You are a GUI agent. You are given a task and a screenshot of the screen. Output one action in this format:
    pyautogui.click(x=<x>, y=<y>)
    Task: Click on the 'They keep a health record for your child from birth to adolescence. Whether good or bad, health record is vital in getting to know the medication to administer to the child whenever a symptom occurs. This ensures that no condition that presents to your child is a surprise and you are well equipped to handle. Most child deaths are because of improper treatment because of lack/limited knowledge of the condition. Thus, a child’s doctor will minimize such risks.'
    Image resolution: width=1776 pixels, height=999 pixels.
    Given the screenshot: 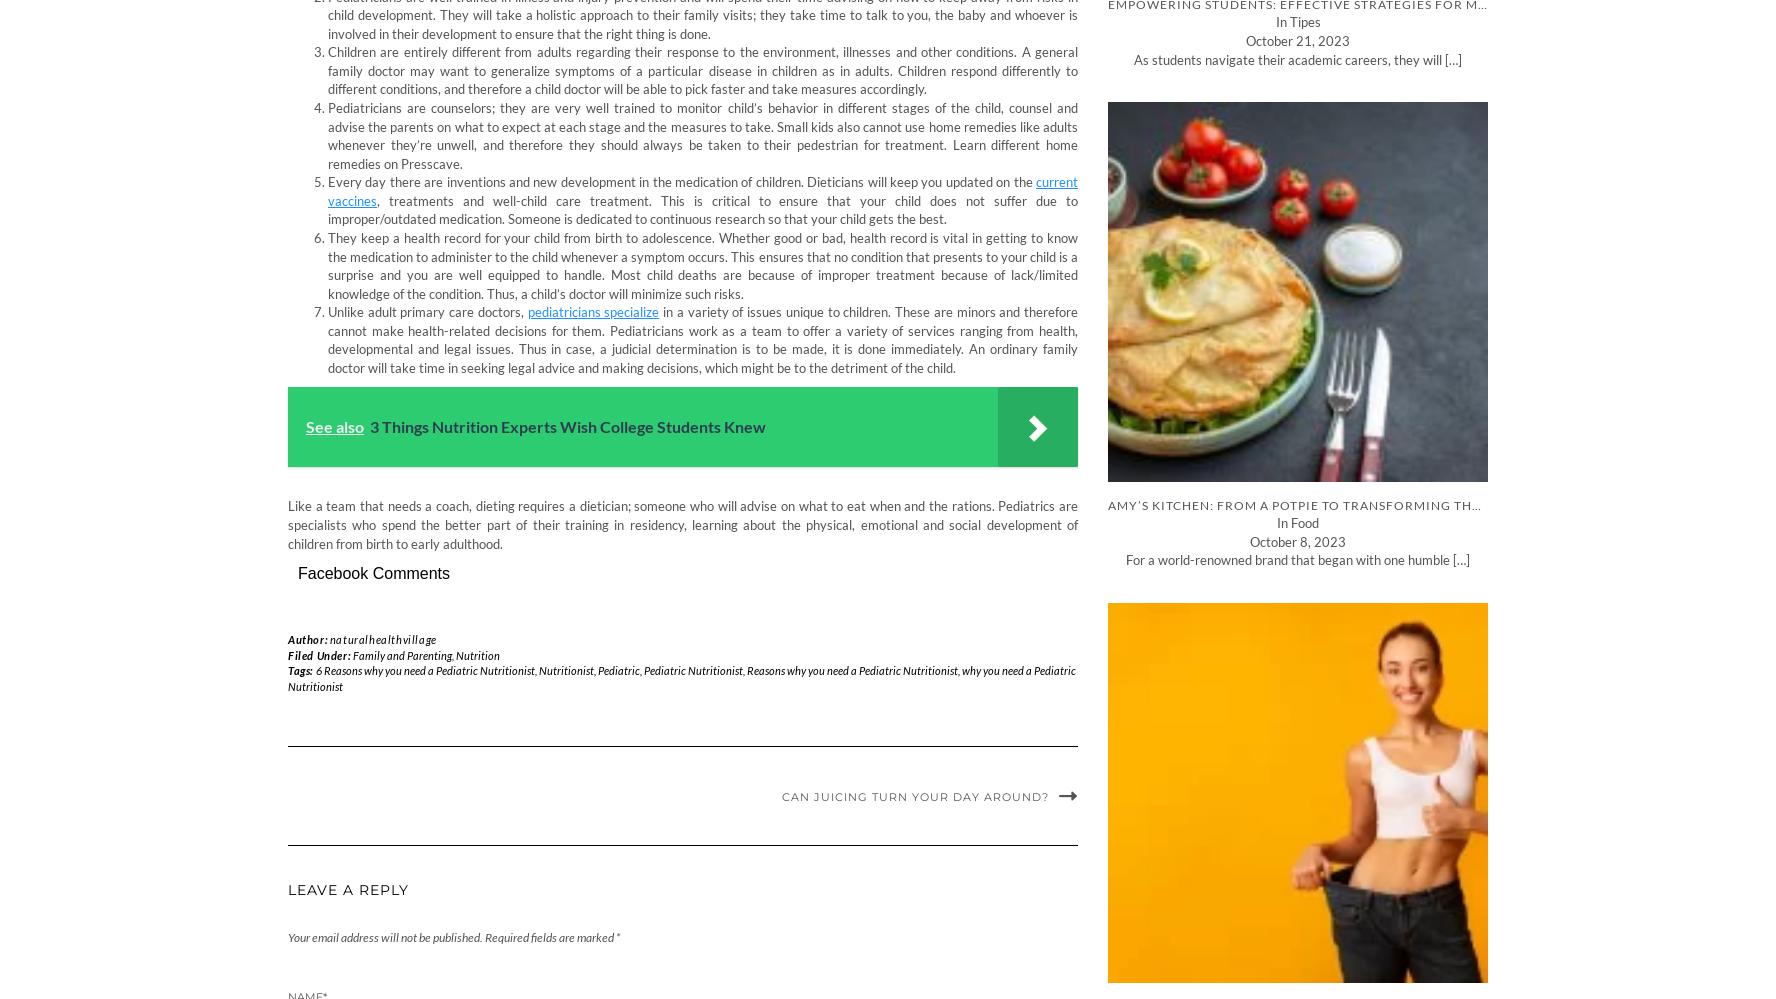 What is the action you would take?
    pyautogui.click(x=702, y=265)
    